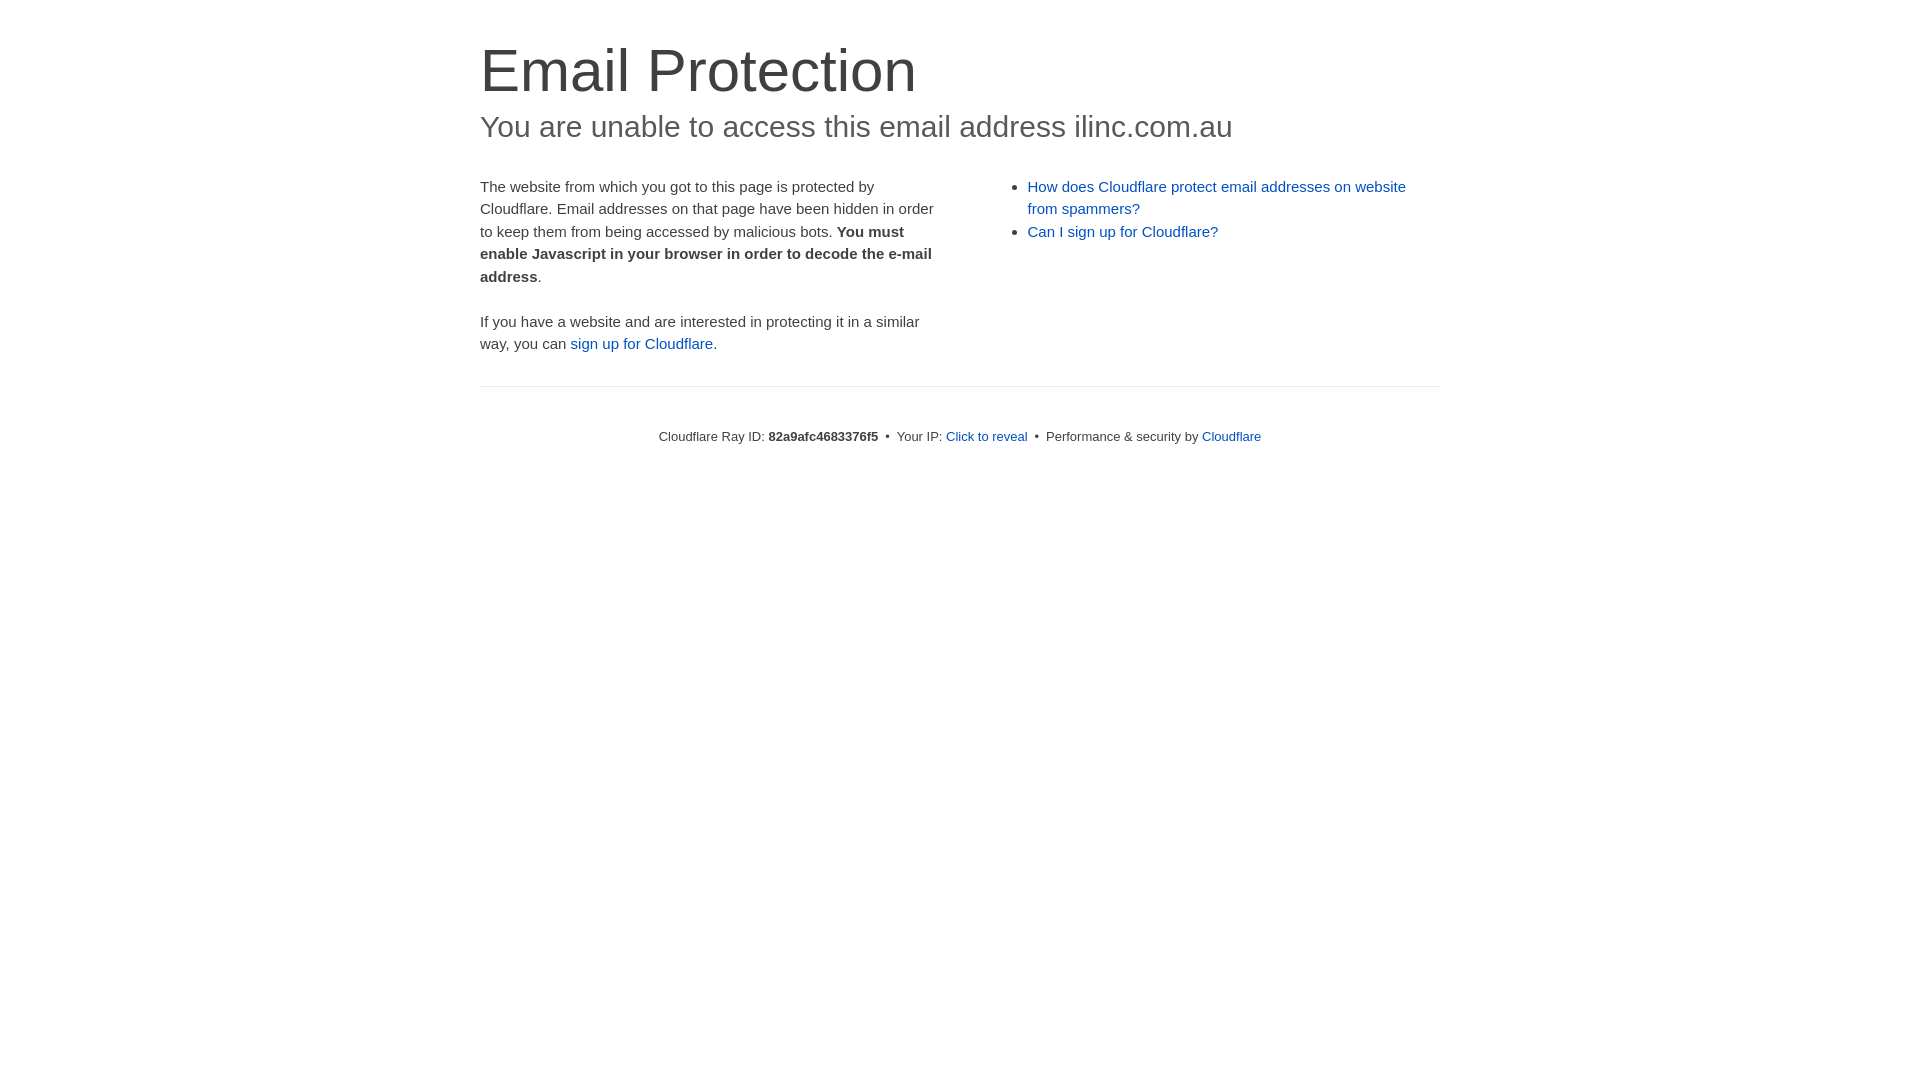 The height and width of the screenshot is (1080, 1920). What do you see at coordinates (987, 435) in the screenshot?
I see `'Click to reveal'` at bounding box center [987, 435].